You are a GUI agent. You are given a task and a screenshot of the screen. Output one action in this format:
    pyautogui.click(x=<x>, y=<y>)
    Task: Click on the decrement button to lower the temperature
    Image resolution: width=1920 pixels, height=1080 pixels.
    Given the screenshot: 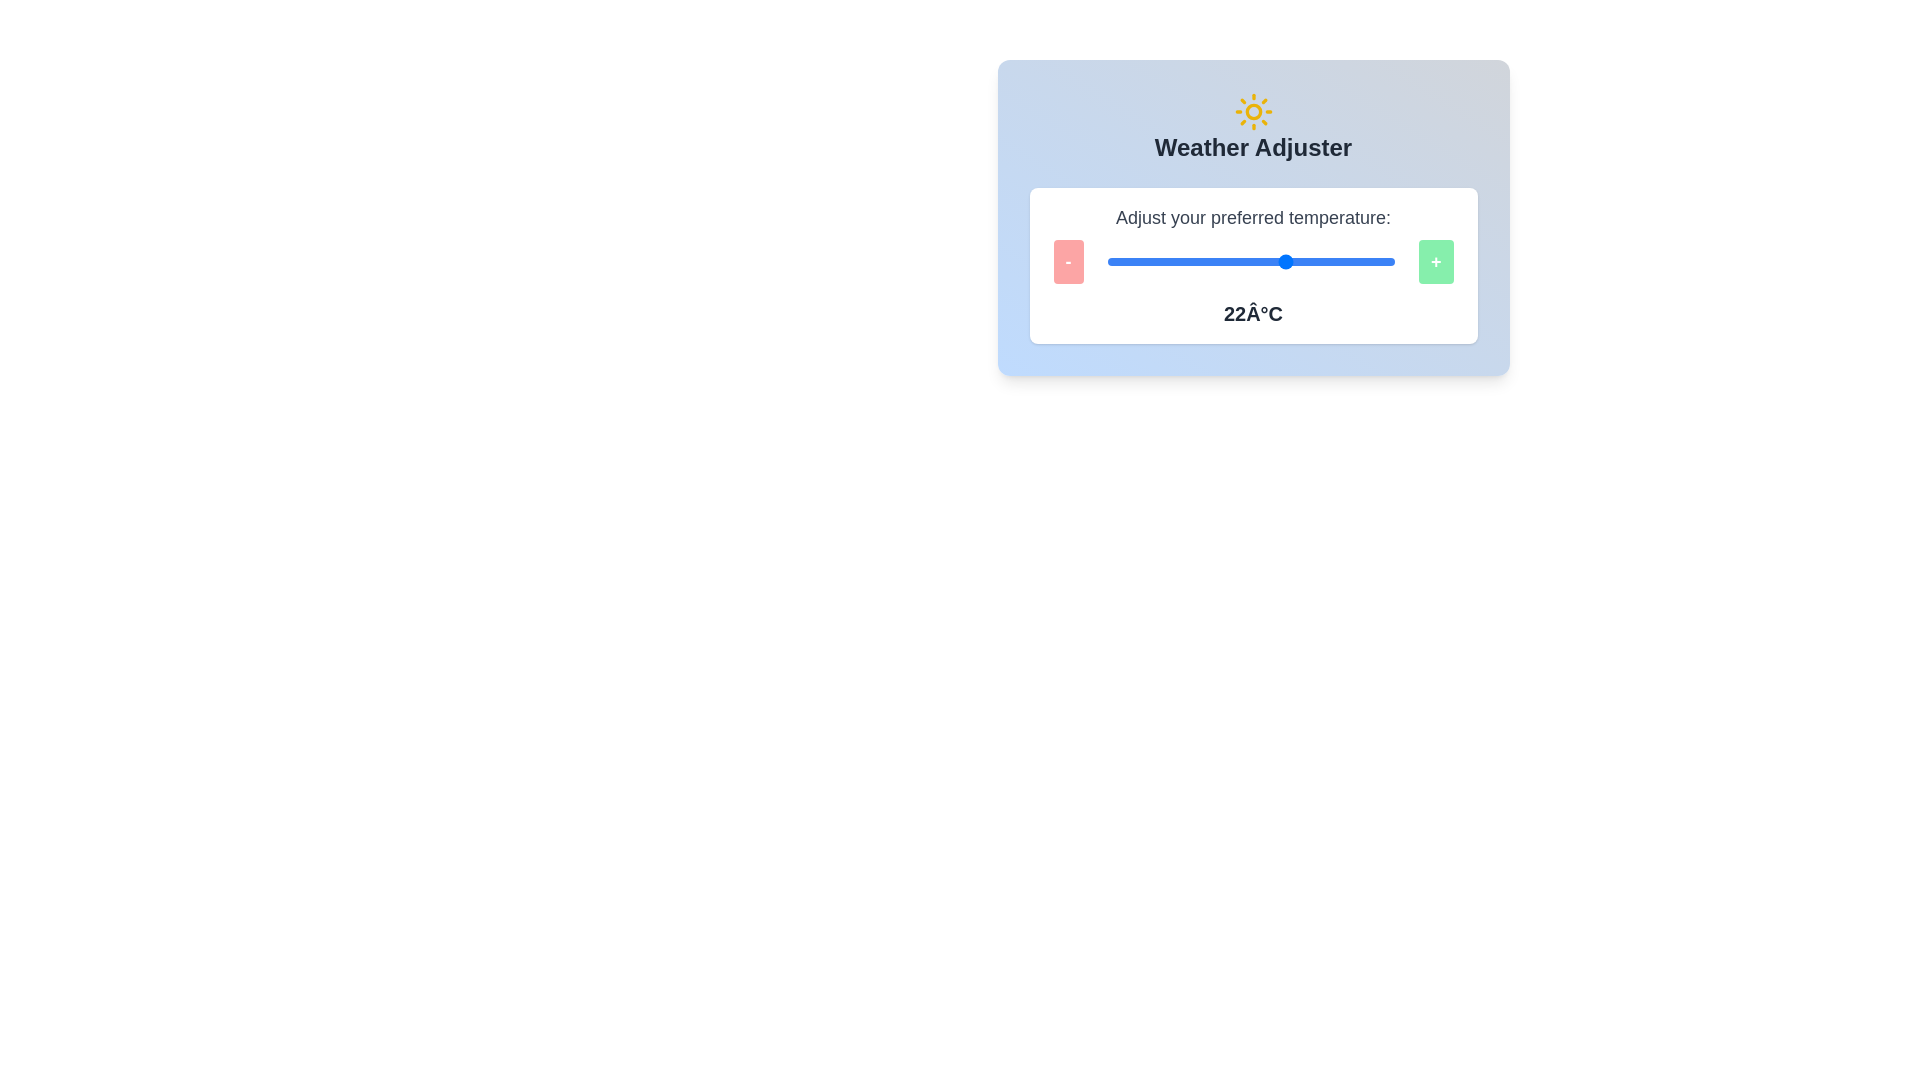 What is the action you would take?
    pyautogui.click(x=1067, y=261)
    